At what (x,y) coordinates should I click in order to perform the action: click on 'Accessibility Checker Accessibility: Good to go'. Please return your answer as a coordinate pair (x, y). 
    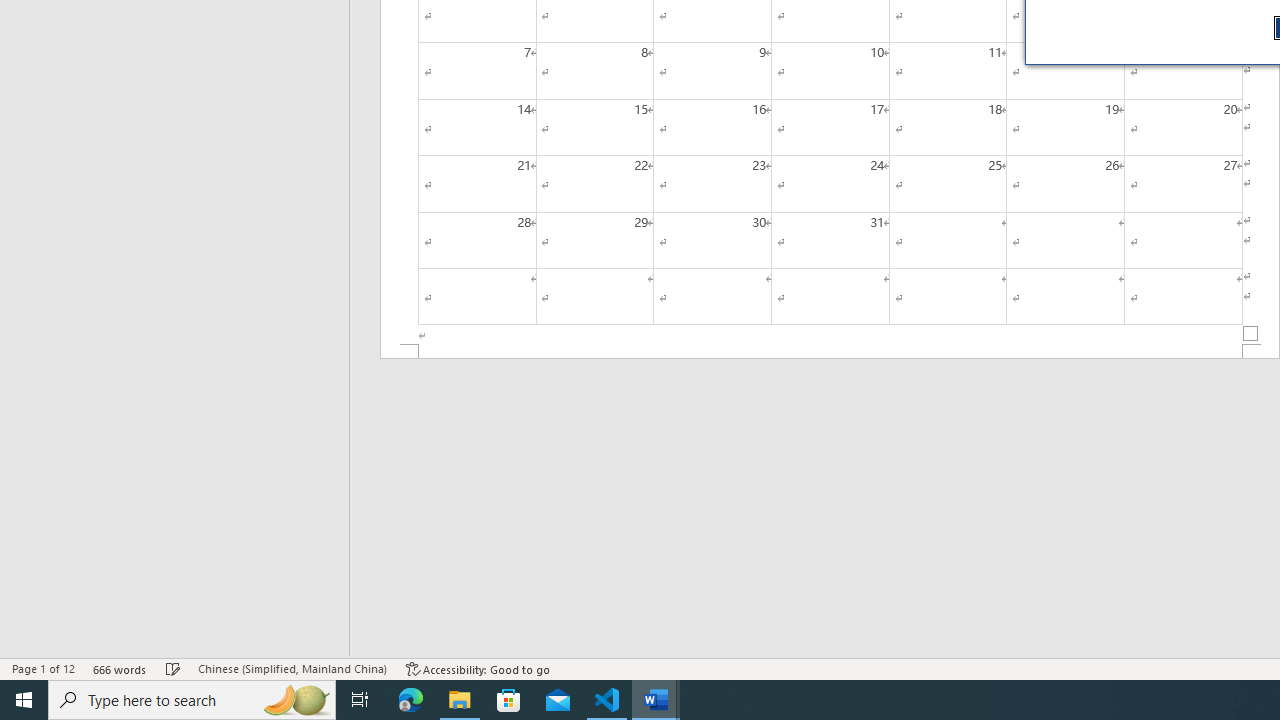
    Looking at the image, I should click on (477, 669).